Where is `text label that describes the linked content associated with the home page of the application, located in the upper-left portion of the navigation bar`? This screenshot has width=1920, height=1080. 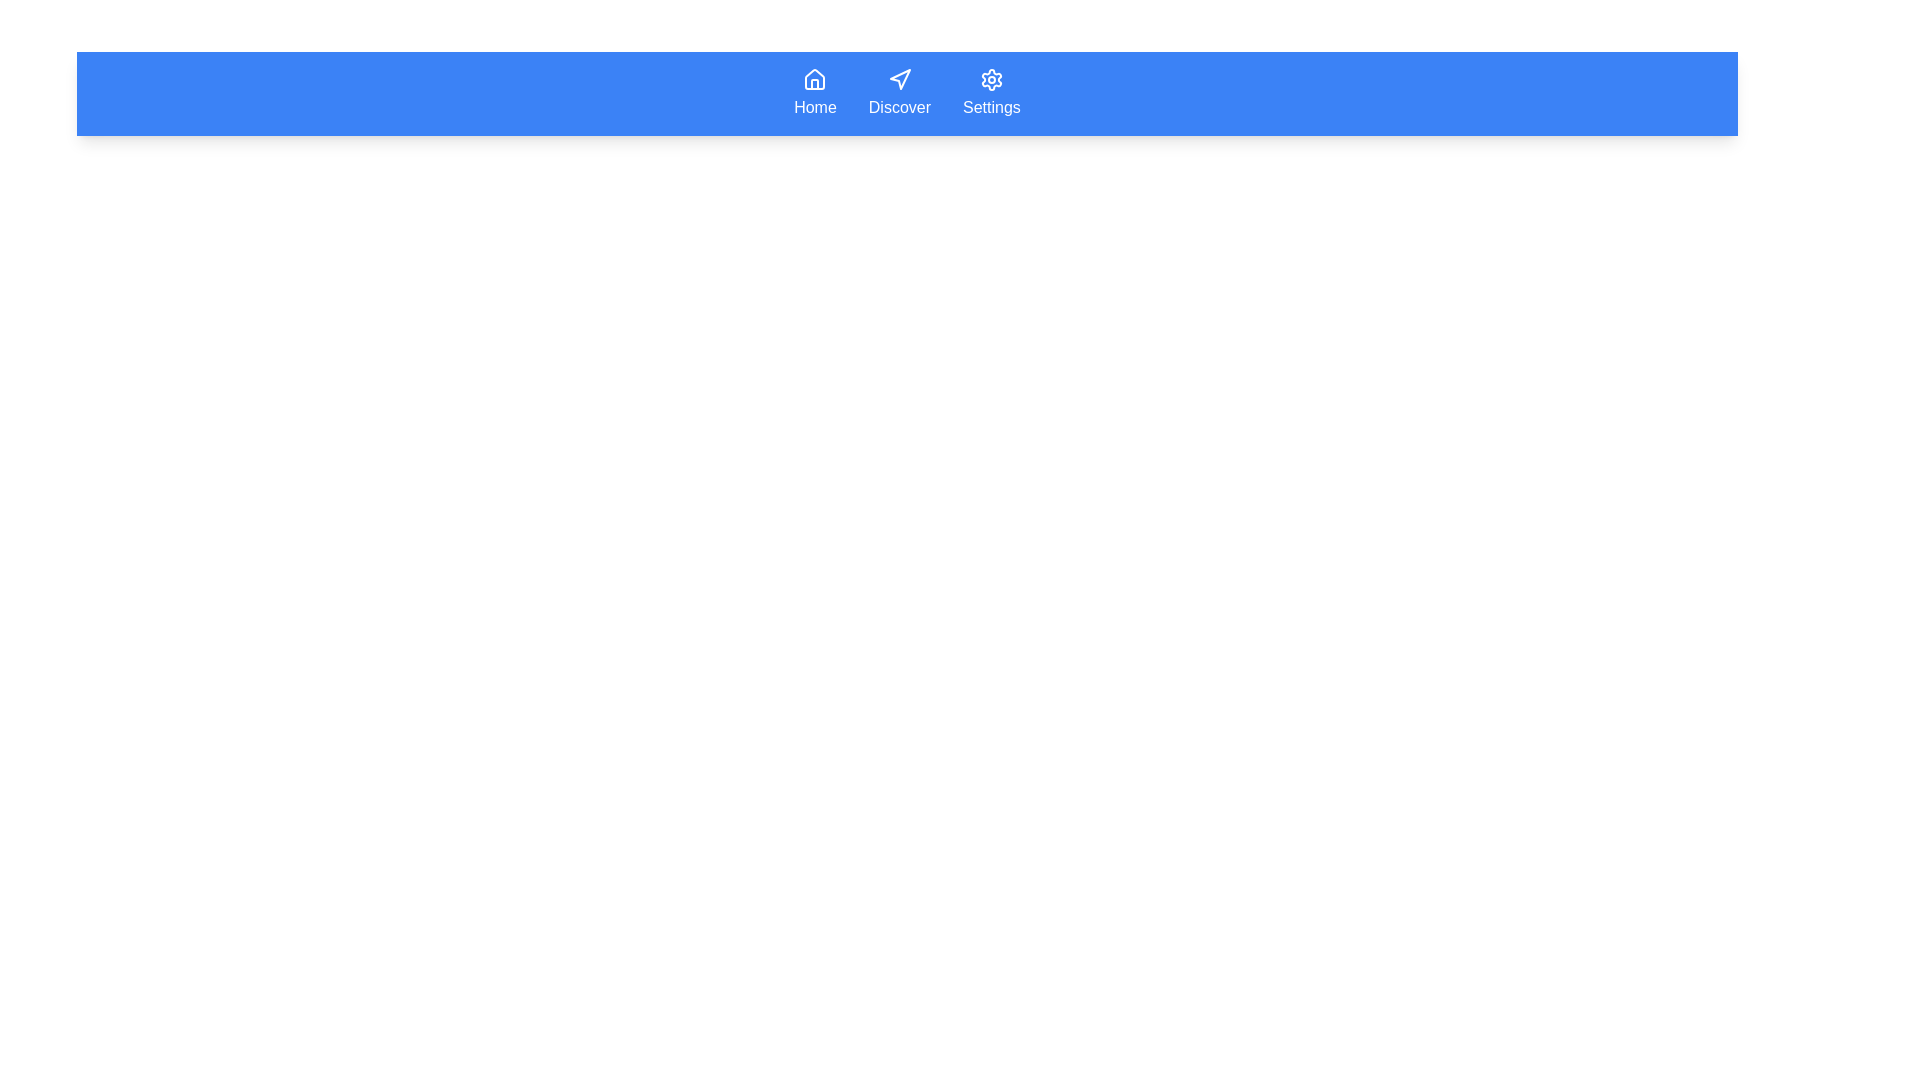
text label that describes the linked content associated with the home page of the application, located in the upper-left portion of the navigation bar is located at coordinates (815, 108).